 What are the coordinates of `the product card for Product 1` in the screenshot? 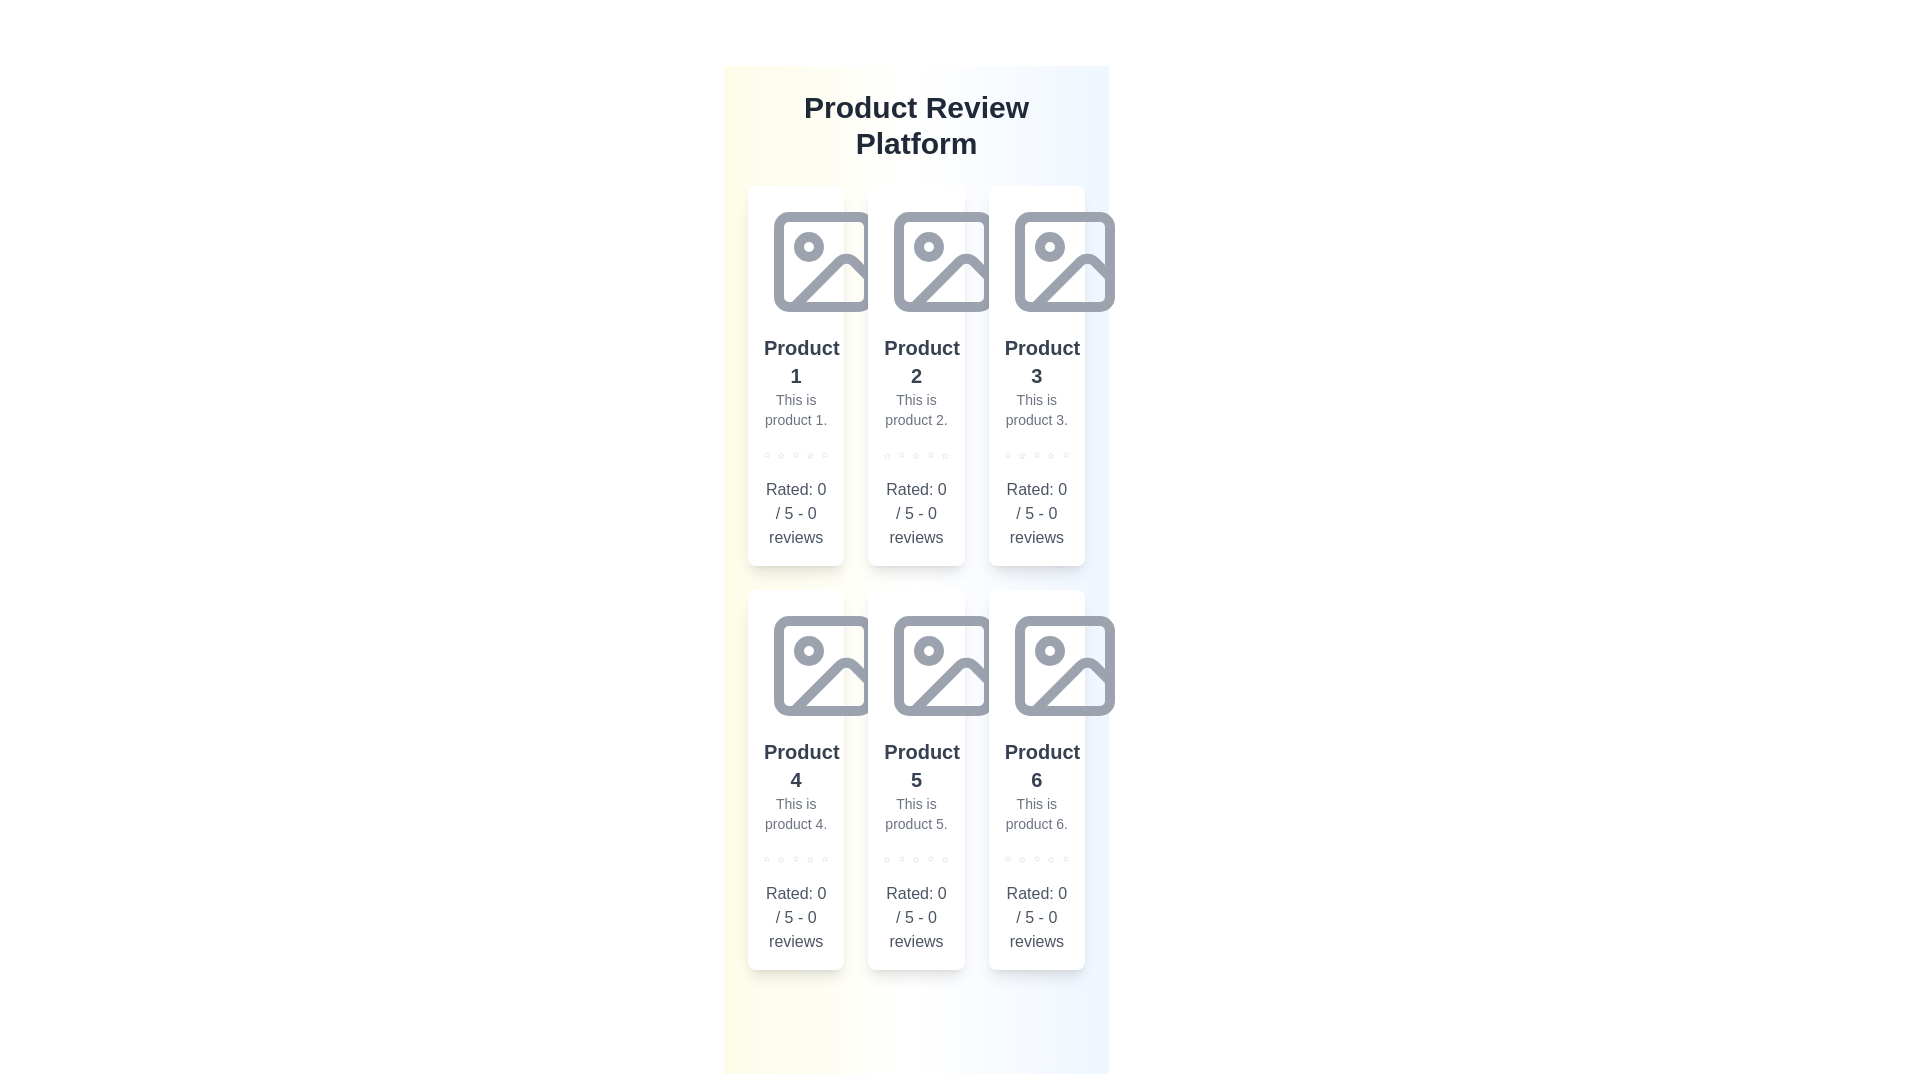 It's located at (795, 375).